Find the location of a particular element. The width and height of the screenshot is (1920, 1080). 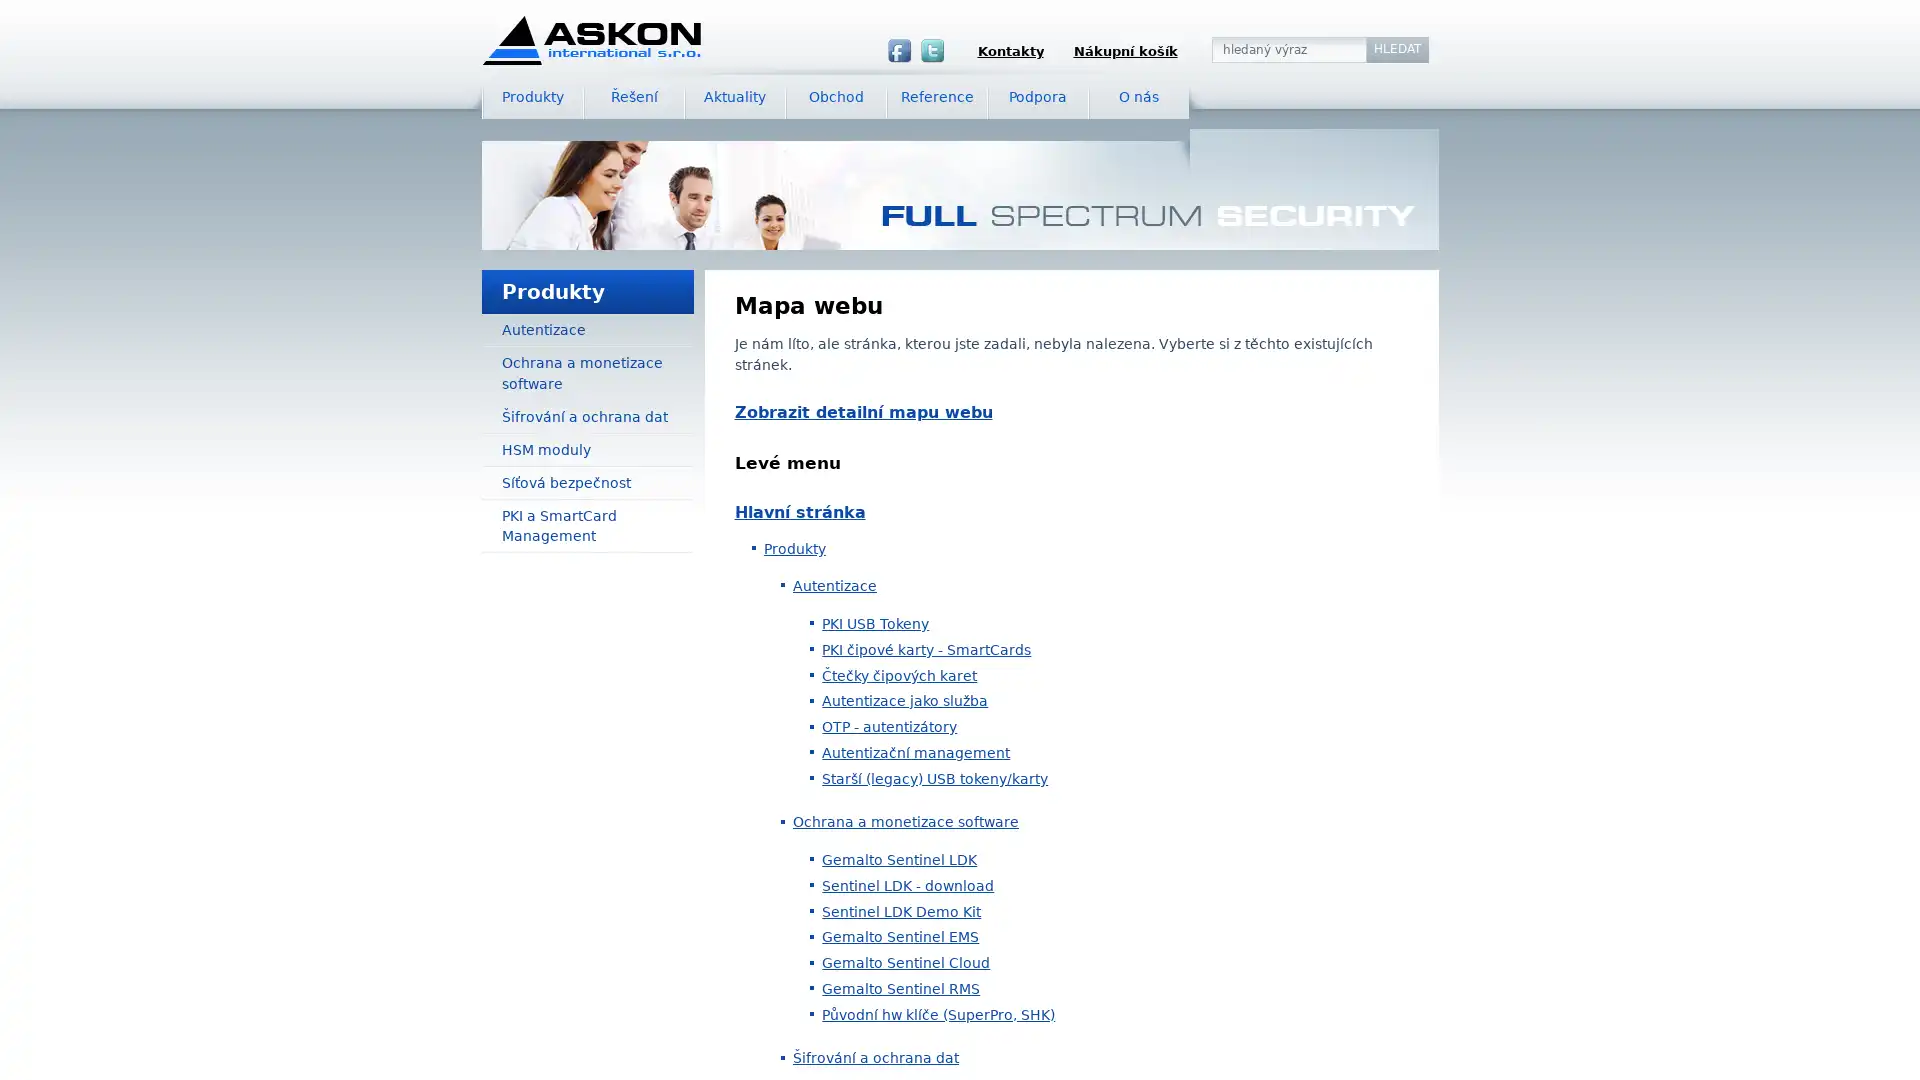

Hledat is located at coordinates (1396, 49).